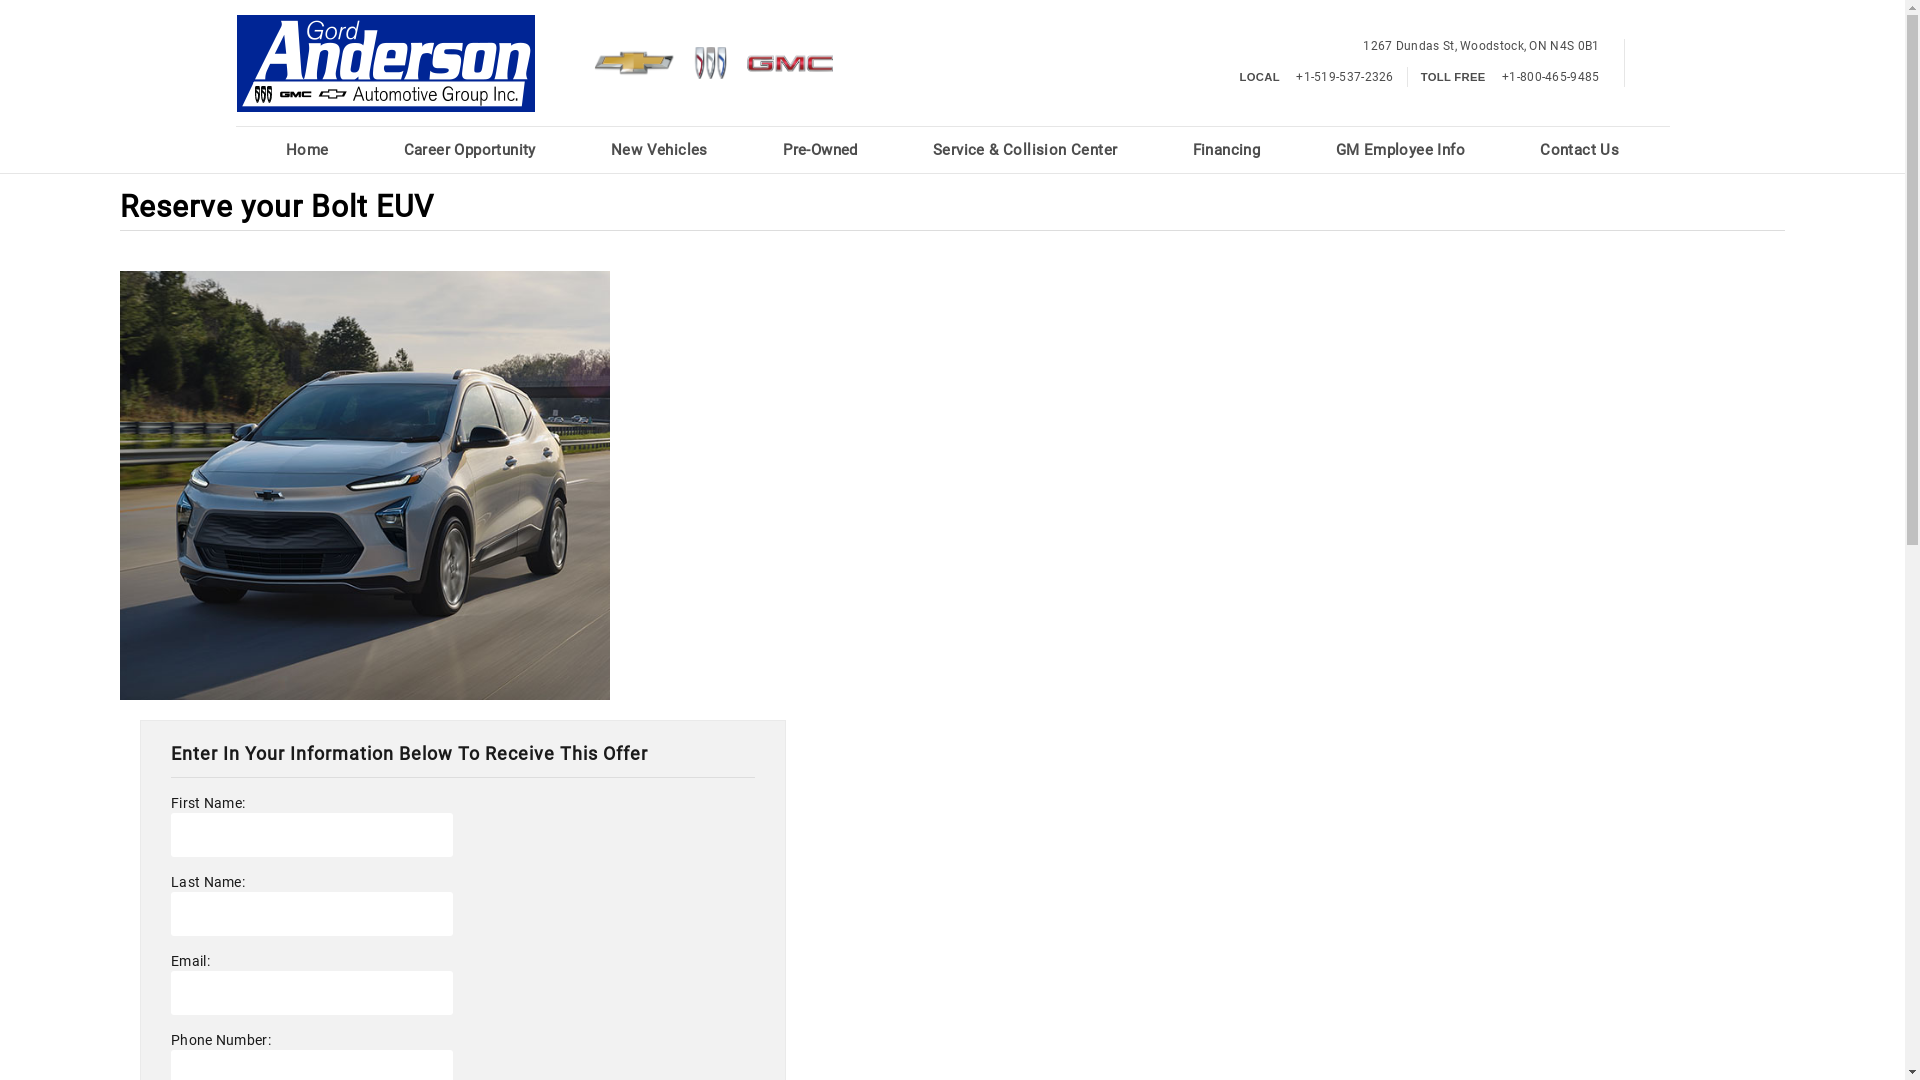  I want to click on '1267 Dundas St,, so click(1481, 45).